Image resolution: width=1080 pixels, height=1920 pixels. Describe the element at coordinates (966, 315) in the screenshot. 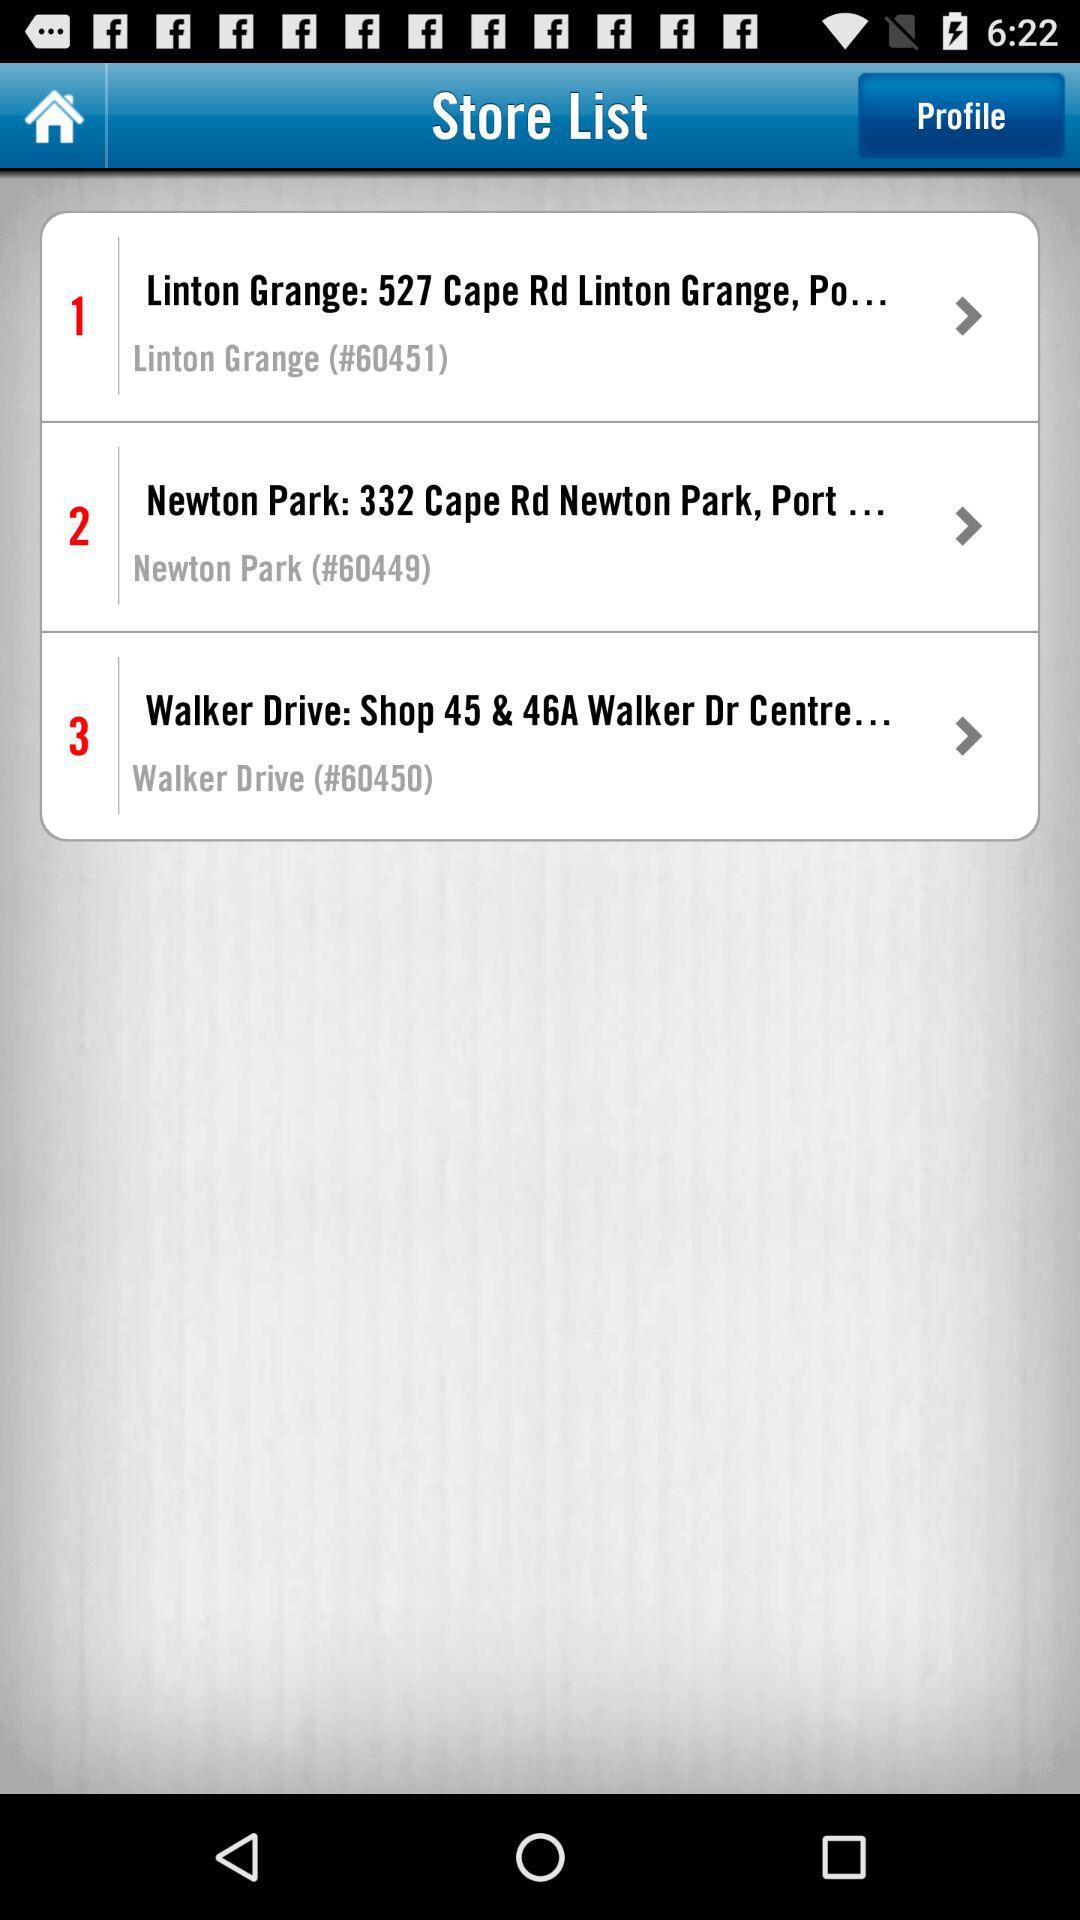

I see `item next to the linton grange 527 icon` at that location.